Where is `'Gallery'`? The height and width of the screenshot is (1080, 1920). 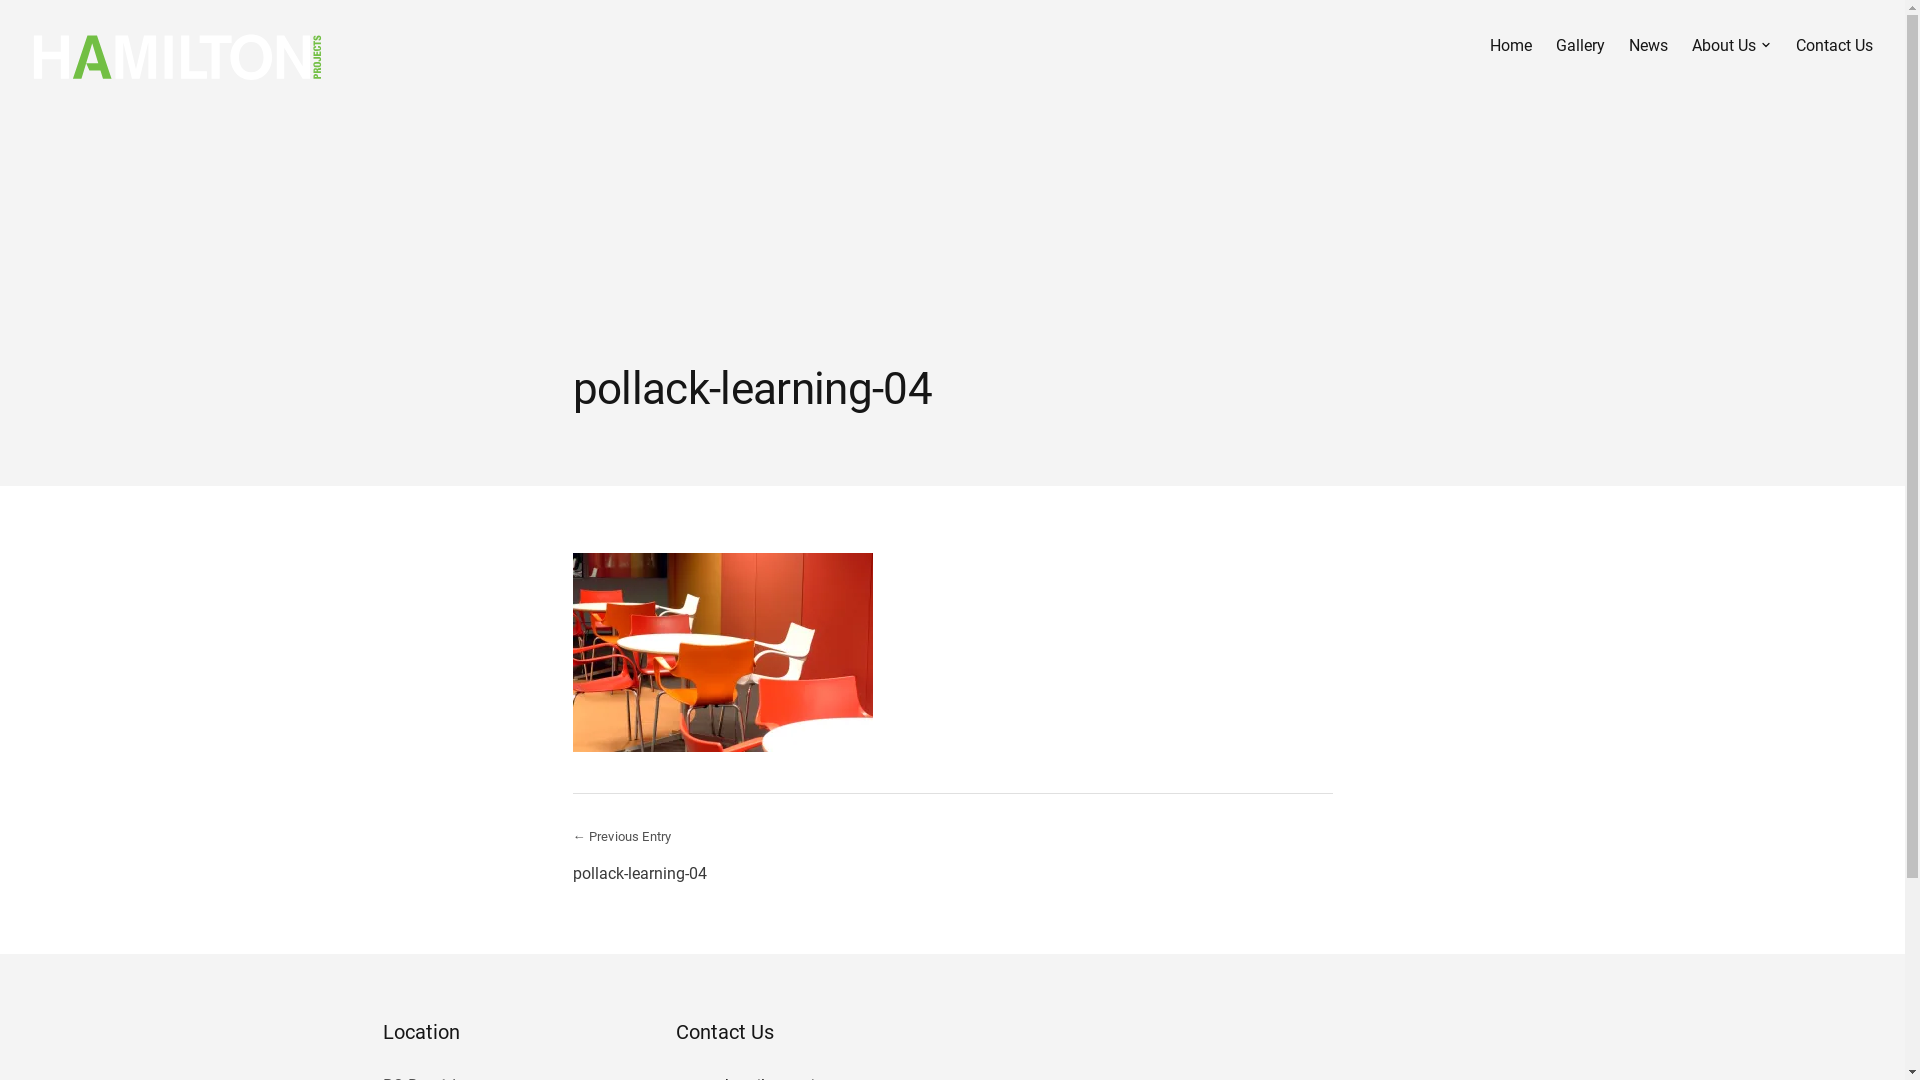 'Gallery' is located at coordinates (1579, 45).